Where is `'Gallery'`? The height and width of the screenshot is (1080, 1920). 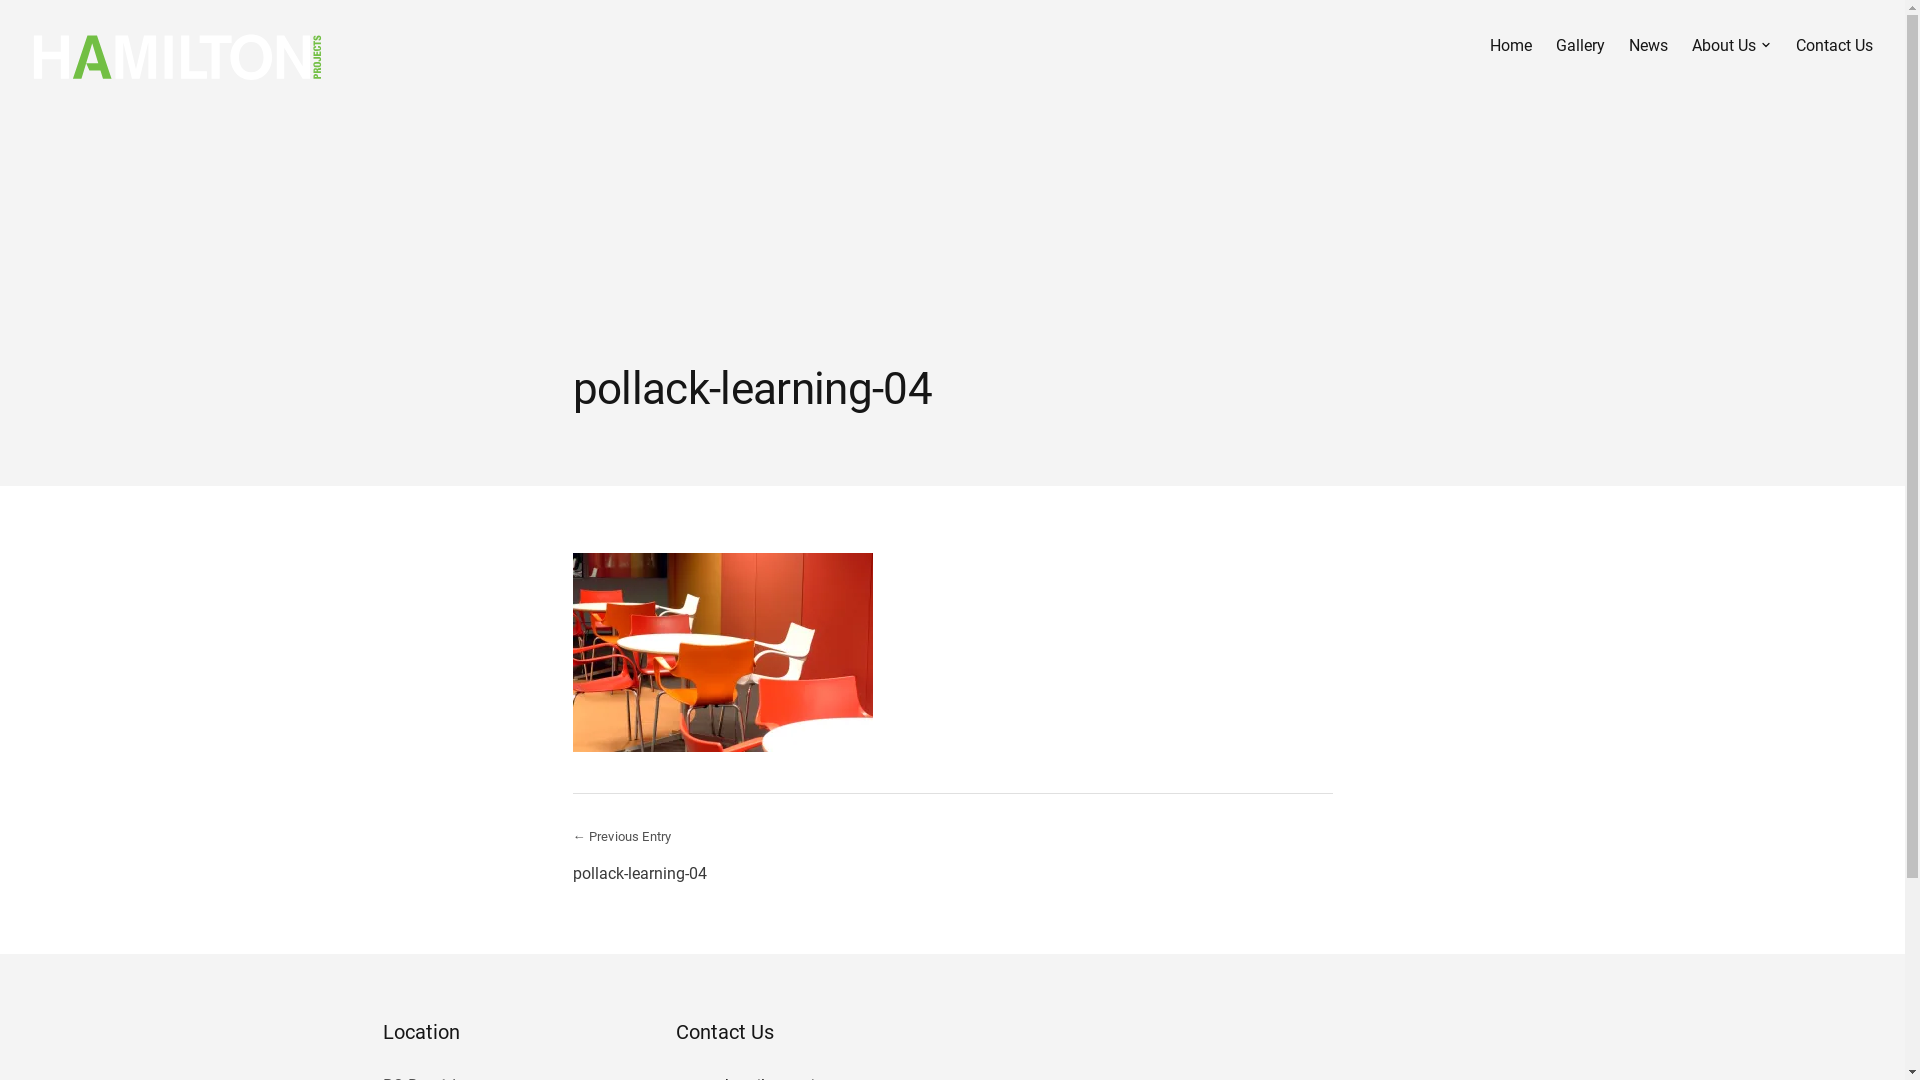 'Gallery' is located at coordinates (1579, 45).